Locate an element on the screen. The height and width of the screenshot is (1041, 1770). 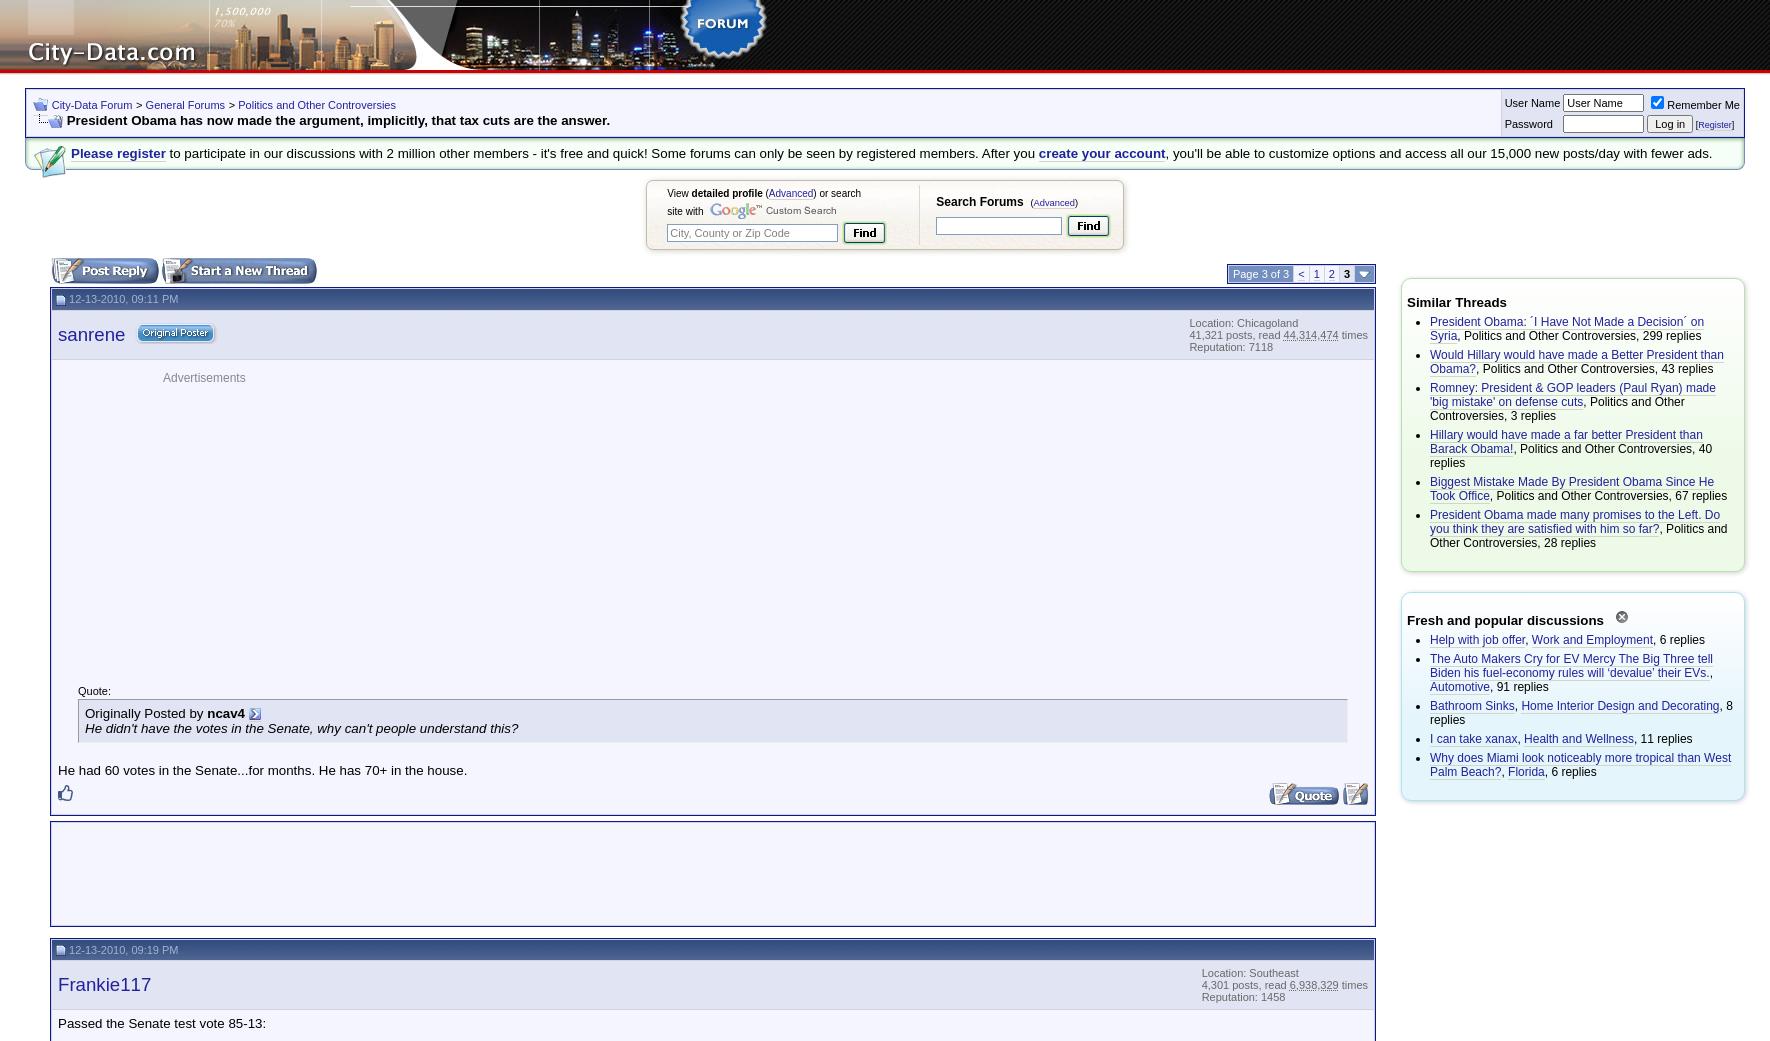
', Politics and Other Controversies, 67 replies' is located at coordinates (1607, 495).